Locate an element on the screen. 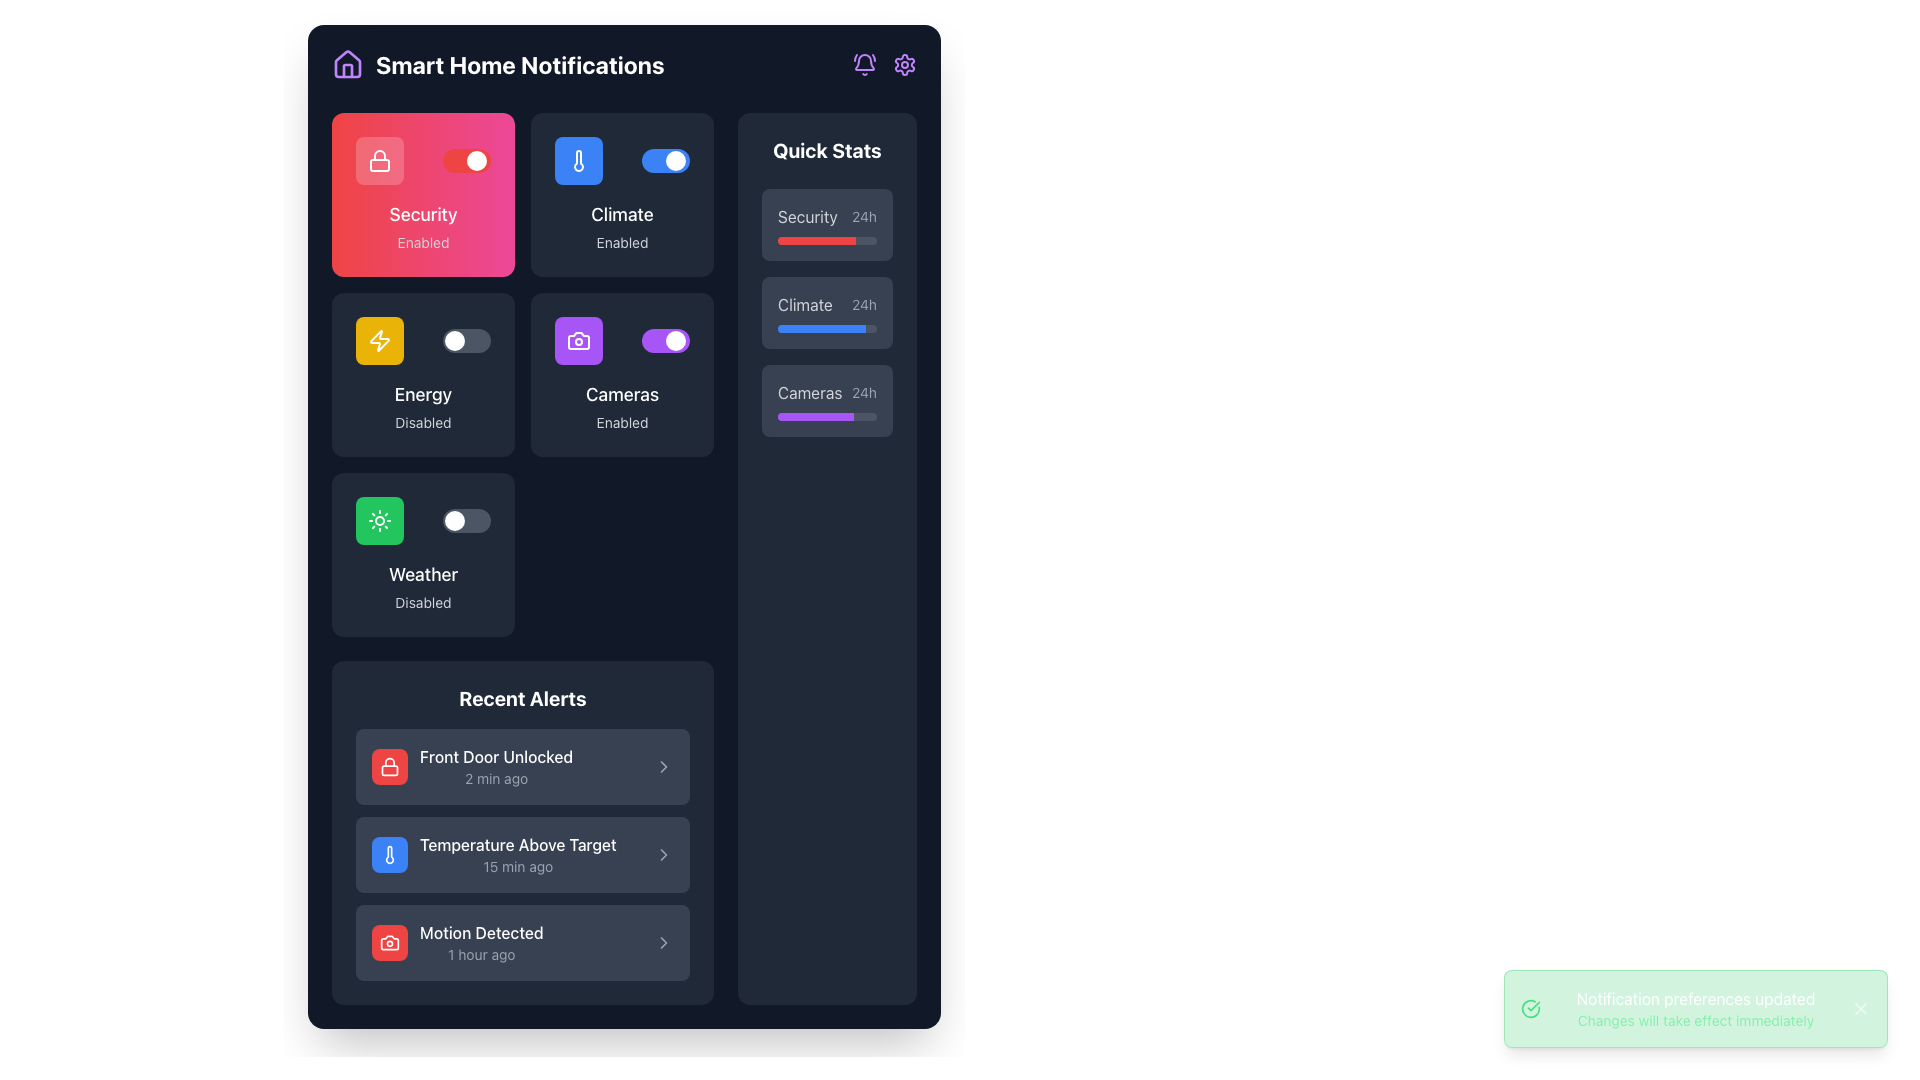 The height and width of the screenshot is (1080, 1920). the 'Recent Alerts' header text element, which is styled in bold, white text on a dark-blue background, located in the bottom-left section of the interface is located at coordinates (523, 697).